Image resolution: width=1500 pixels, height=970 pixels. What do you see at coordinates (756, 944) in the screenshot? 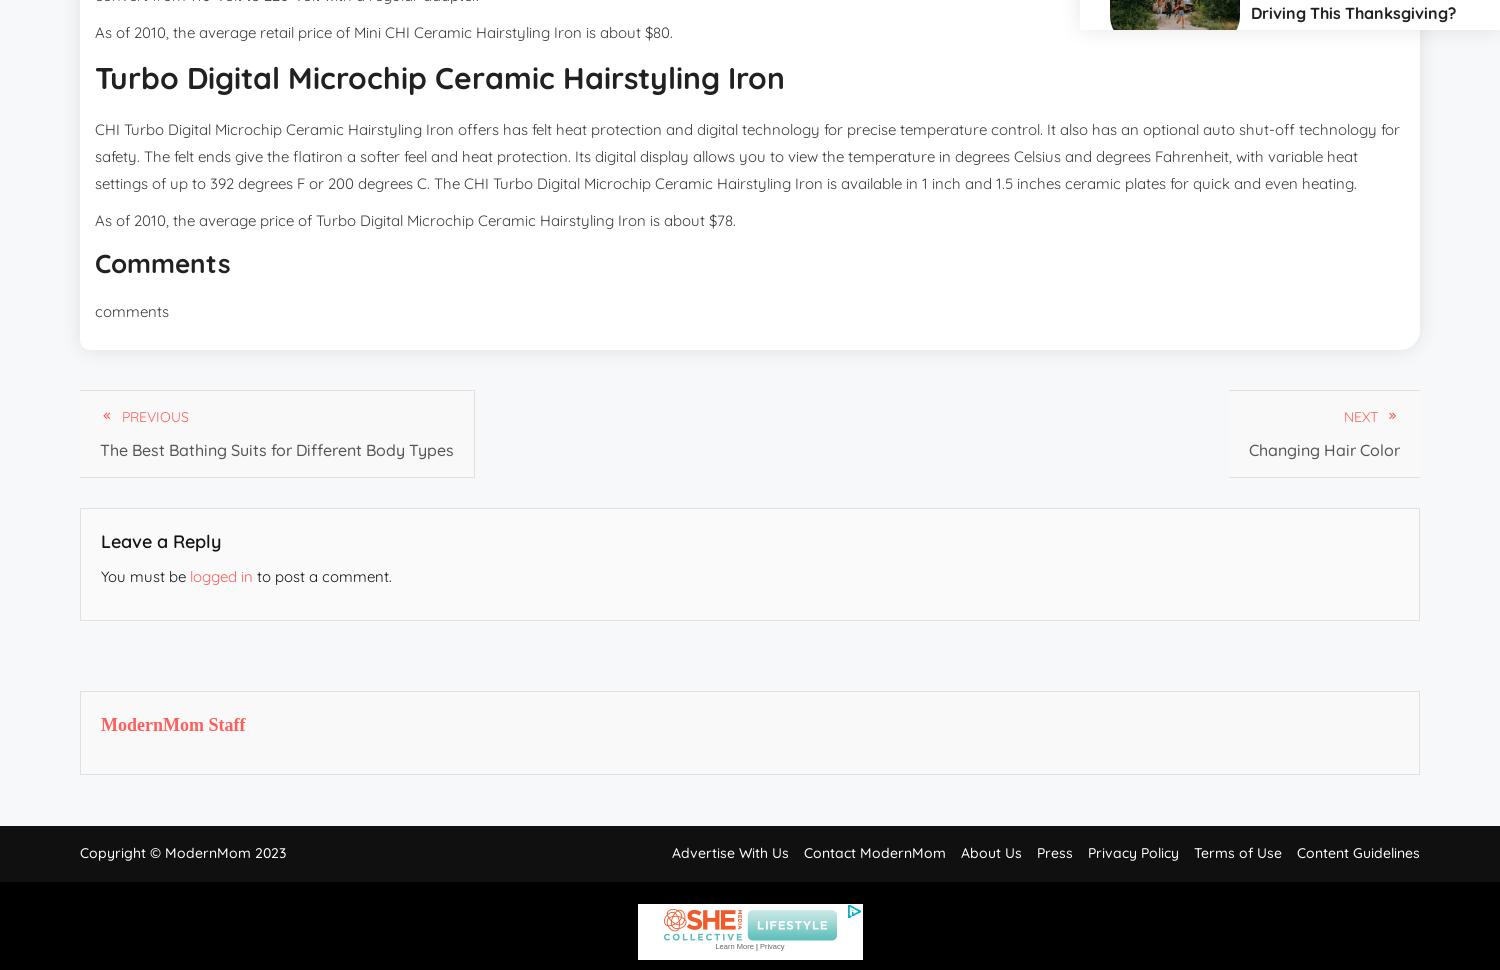
I see `'|'` at bounding box center [756, 944].